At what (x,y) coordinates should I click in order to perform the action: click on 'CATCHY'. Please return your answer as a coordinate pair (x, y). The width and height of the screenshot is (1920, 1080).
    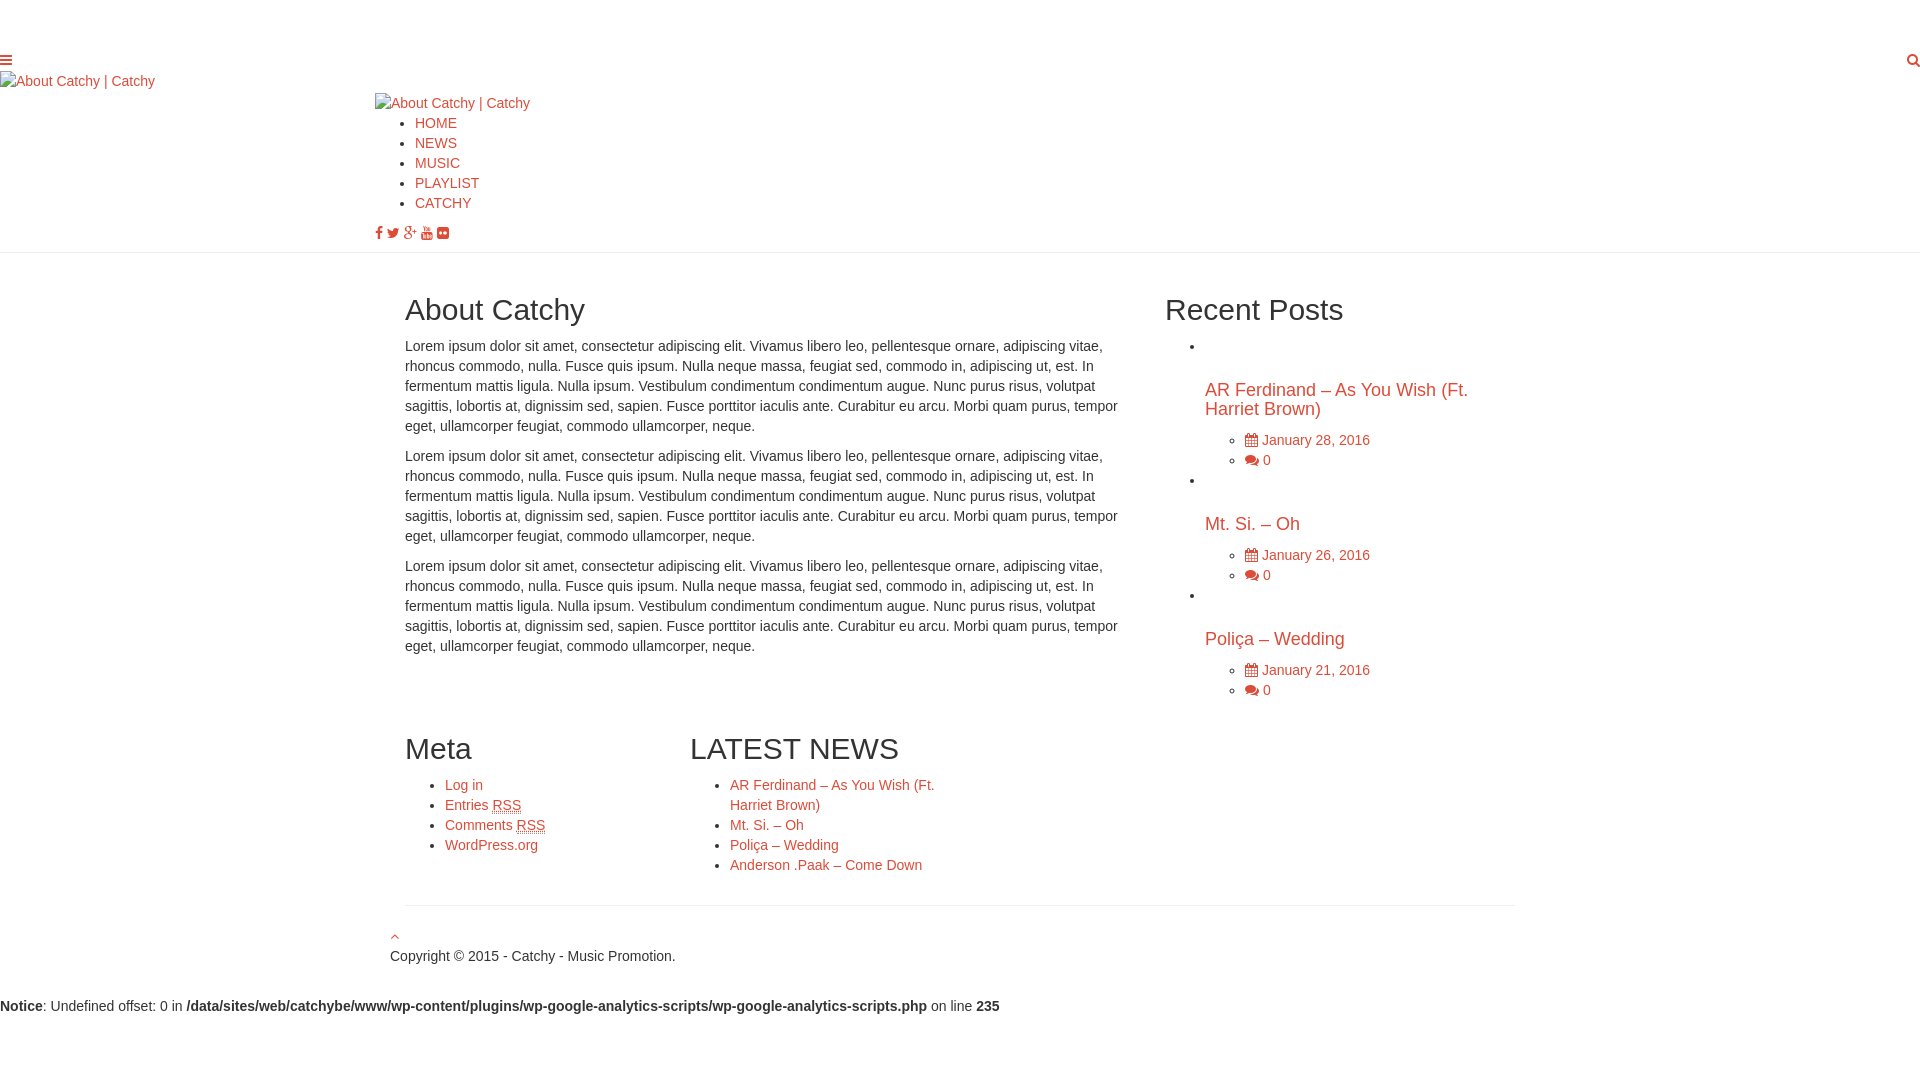
    Looking at the image, I should click on (442, 203).